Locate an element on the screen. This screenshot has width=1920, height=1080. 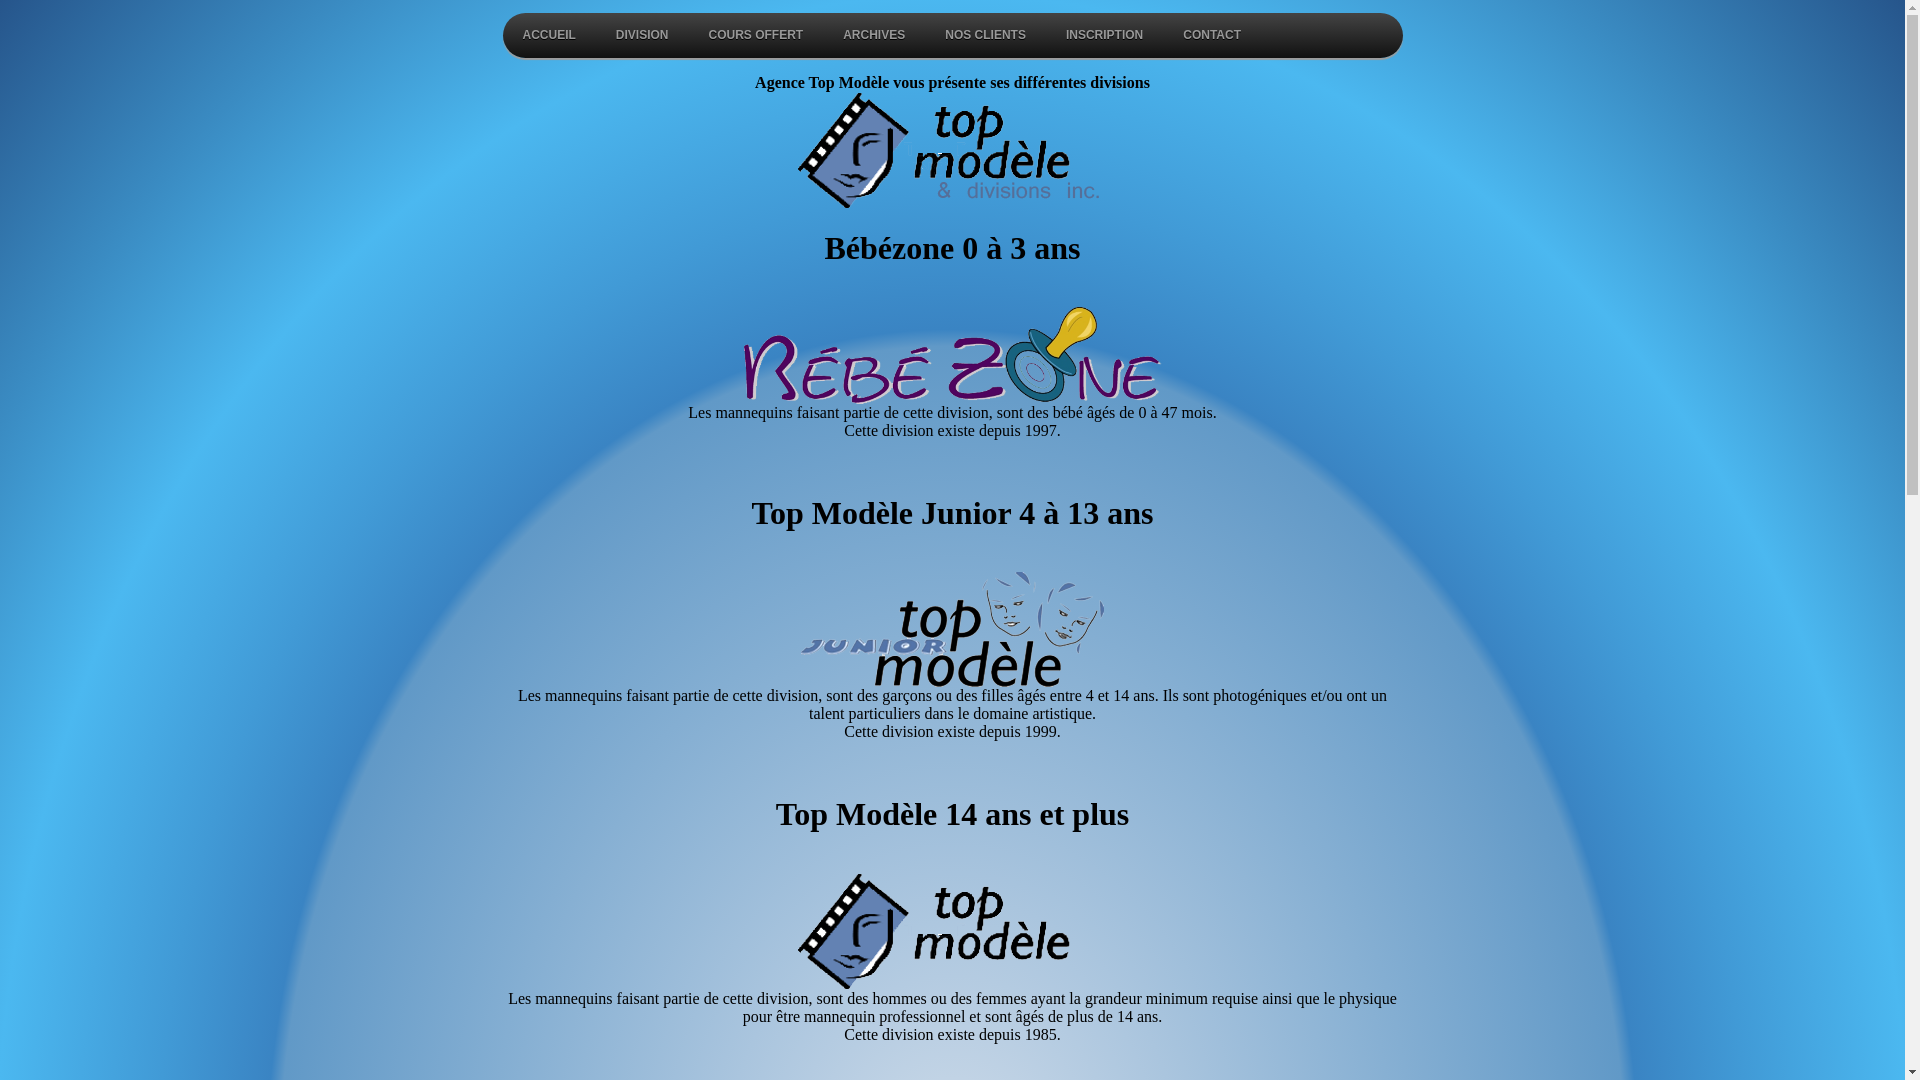
'DIVISION' is located at coordinates (642, 35).